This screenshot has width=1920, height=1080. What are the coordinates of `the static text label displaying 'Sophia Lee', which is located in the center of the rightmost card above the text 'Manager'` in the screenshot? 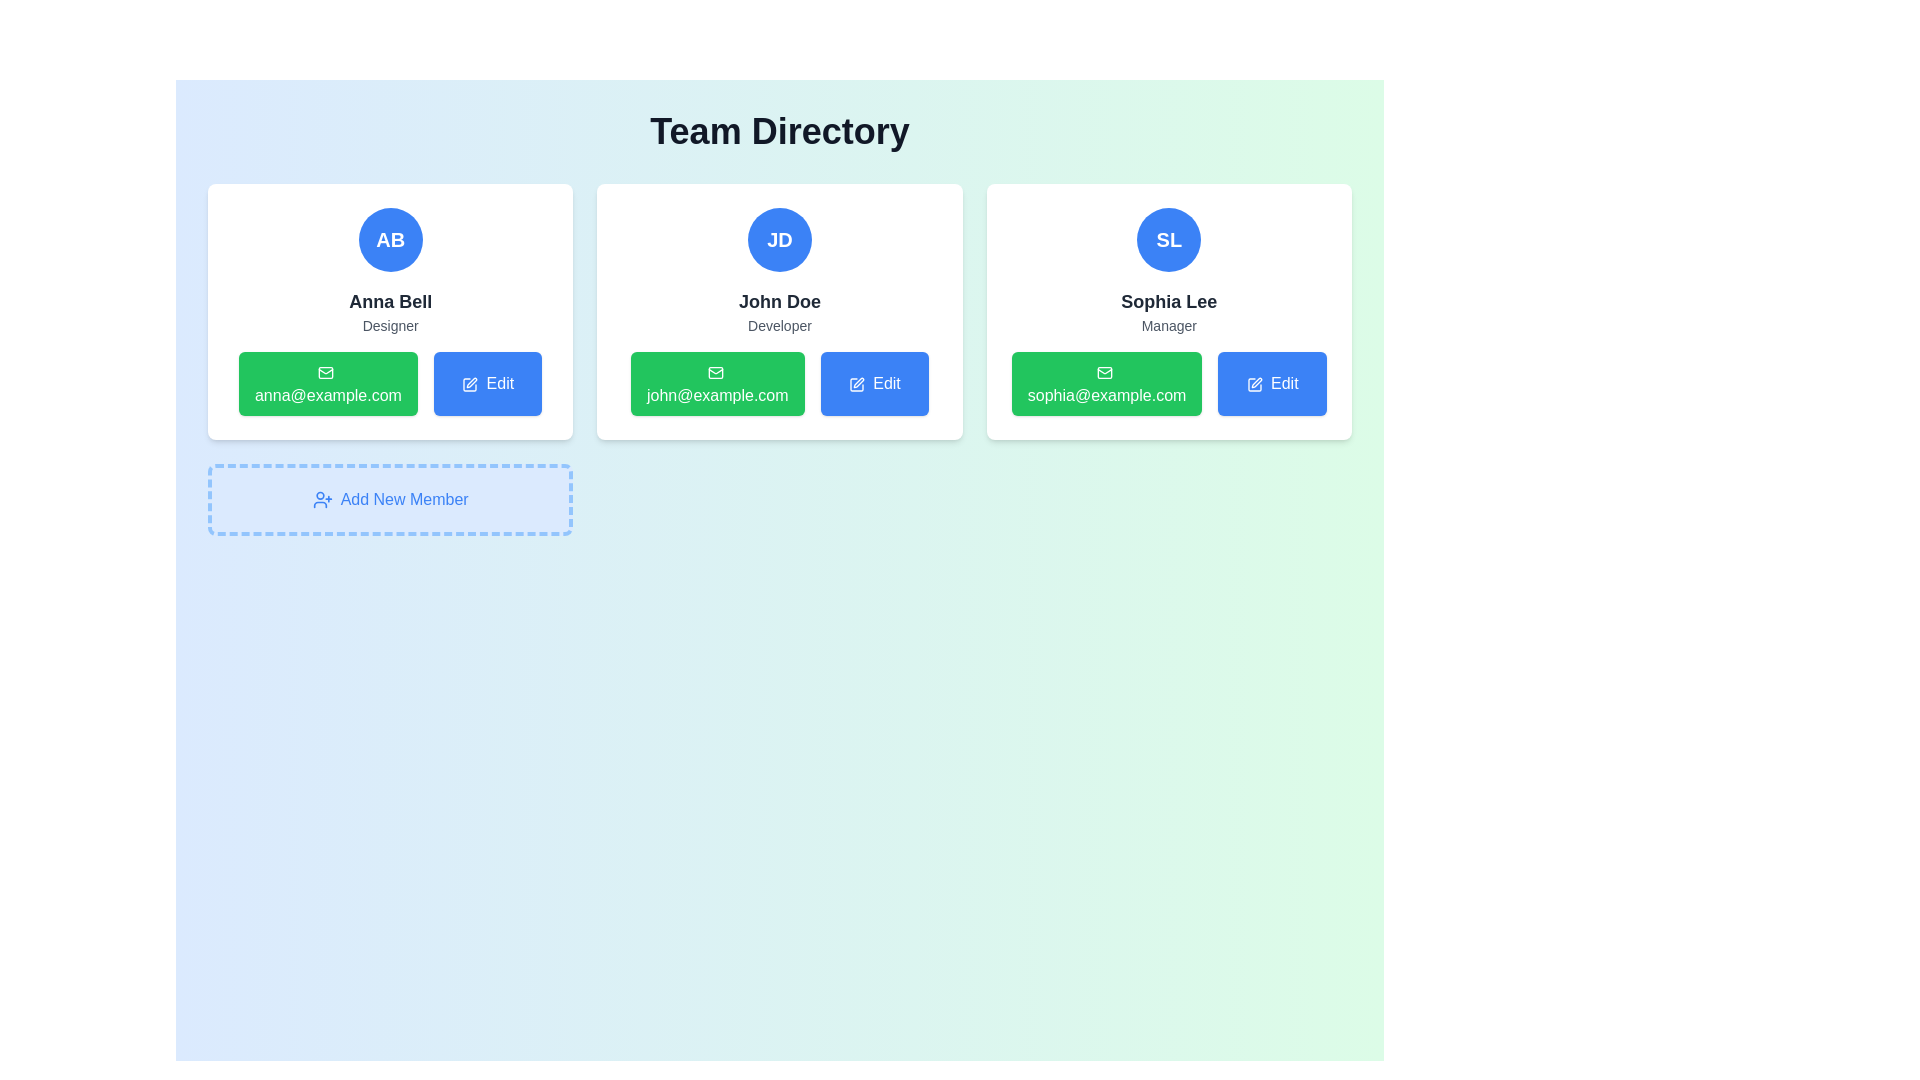 It's located at (1169, 301).